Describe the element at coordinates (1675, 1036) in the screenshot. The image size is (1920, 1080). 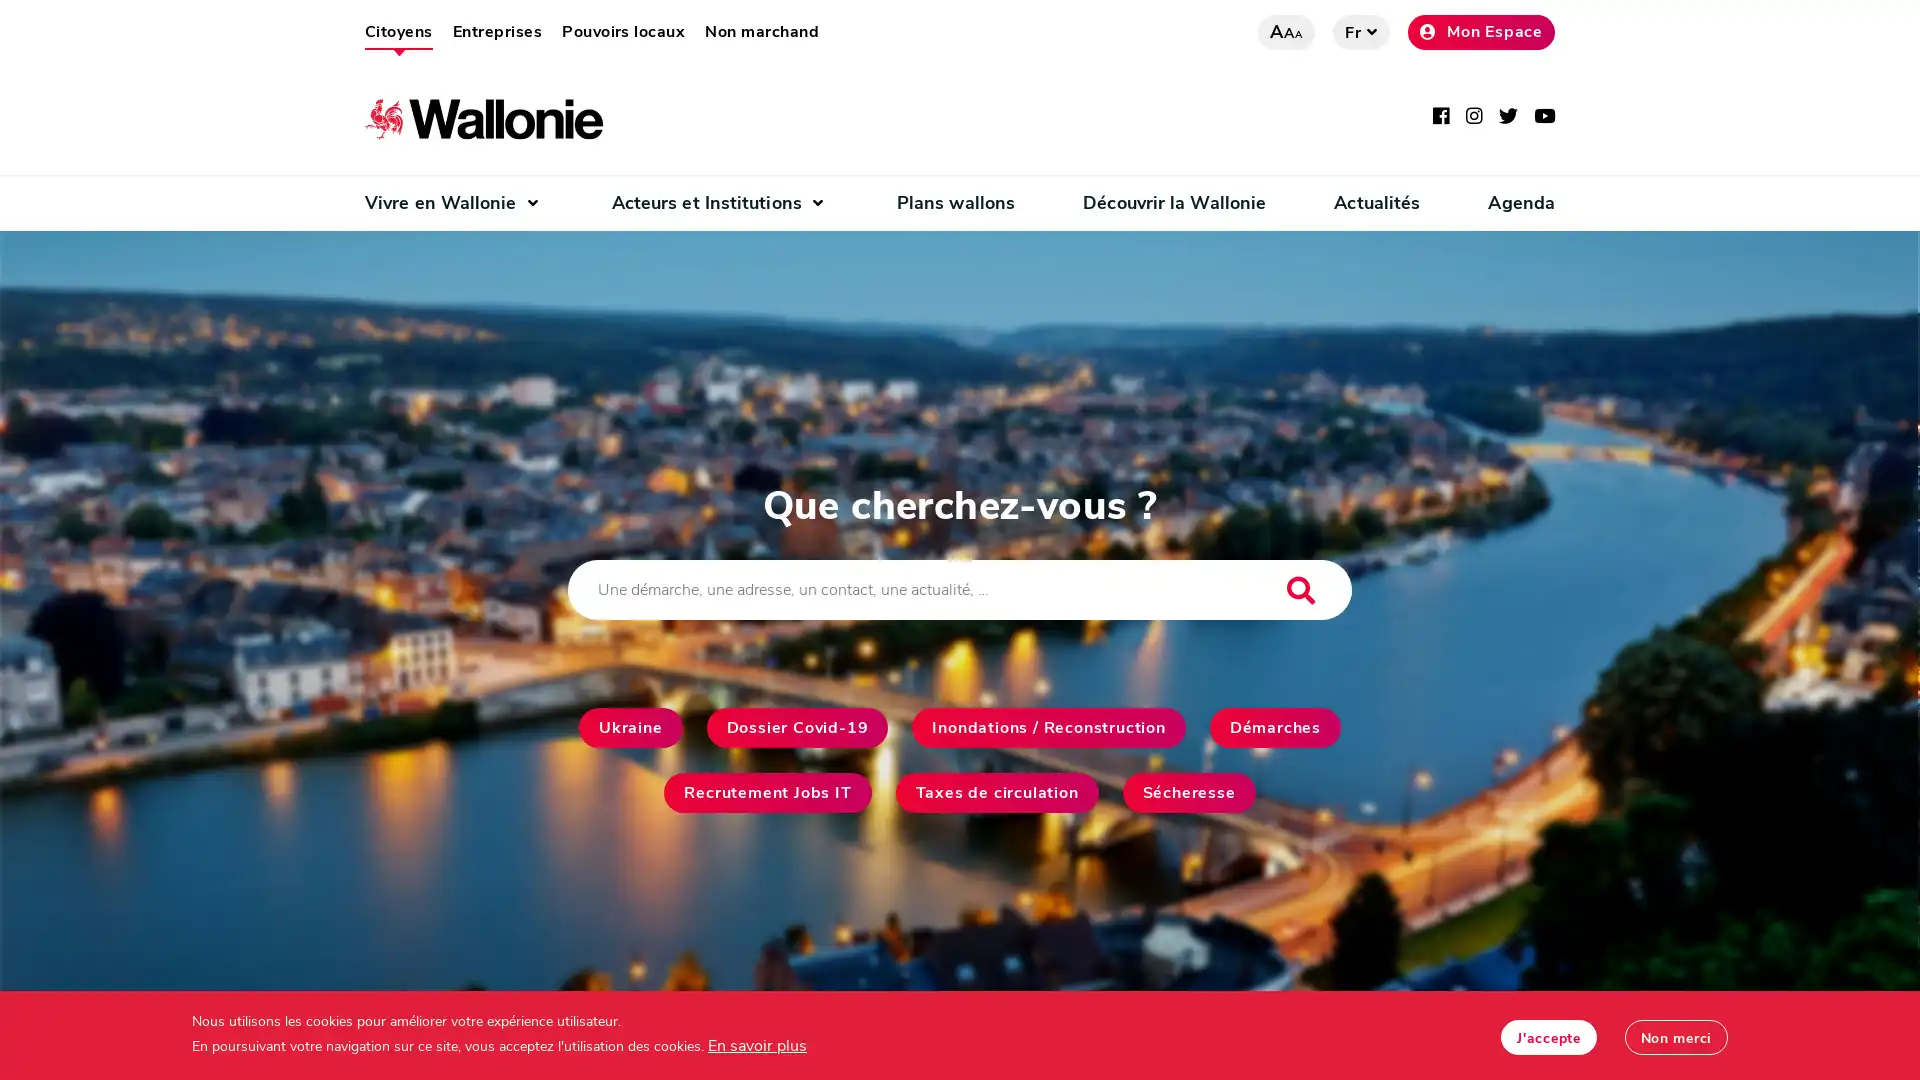
I see `Non merci` at that location.